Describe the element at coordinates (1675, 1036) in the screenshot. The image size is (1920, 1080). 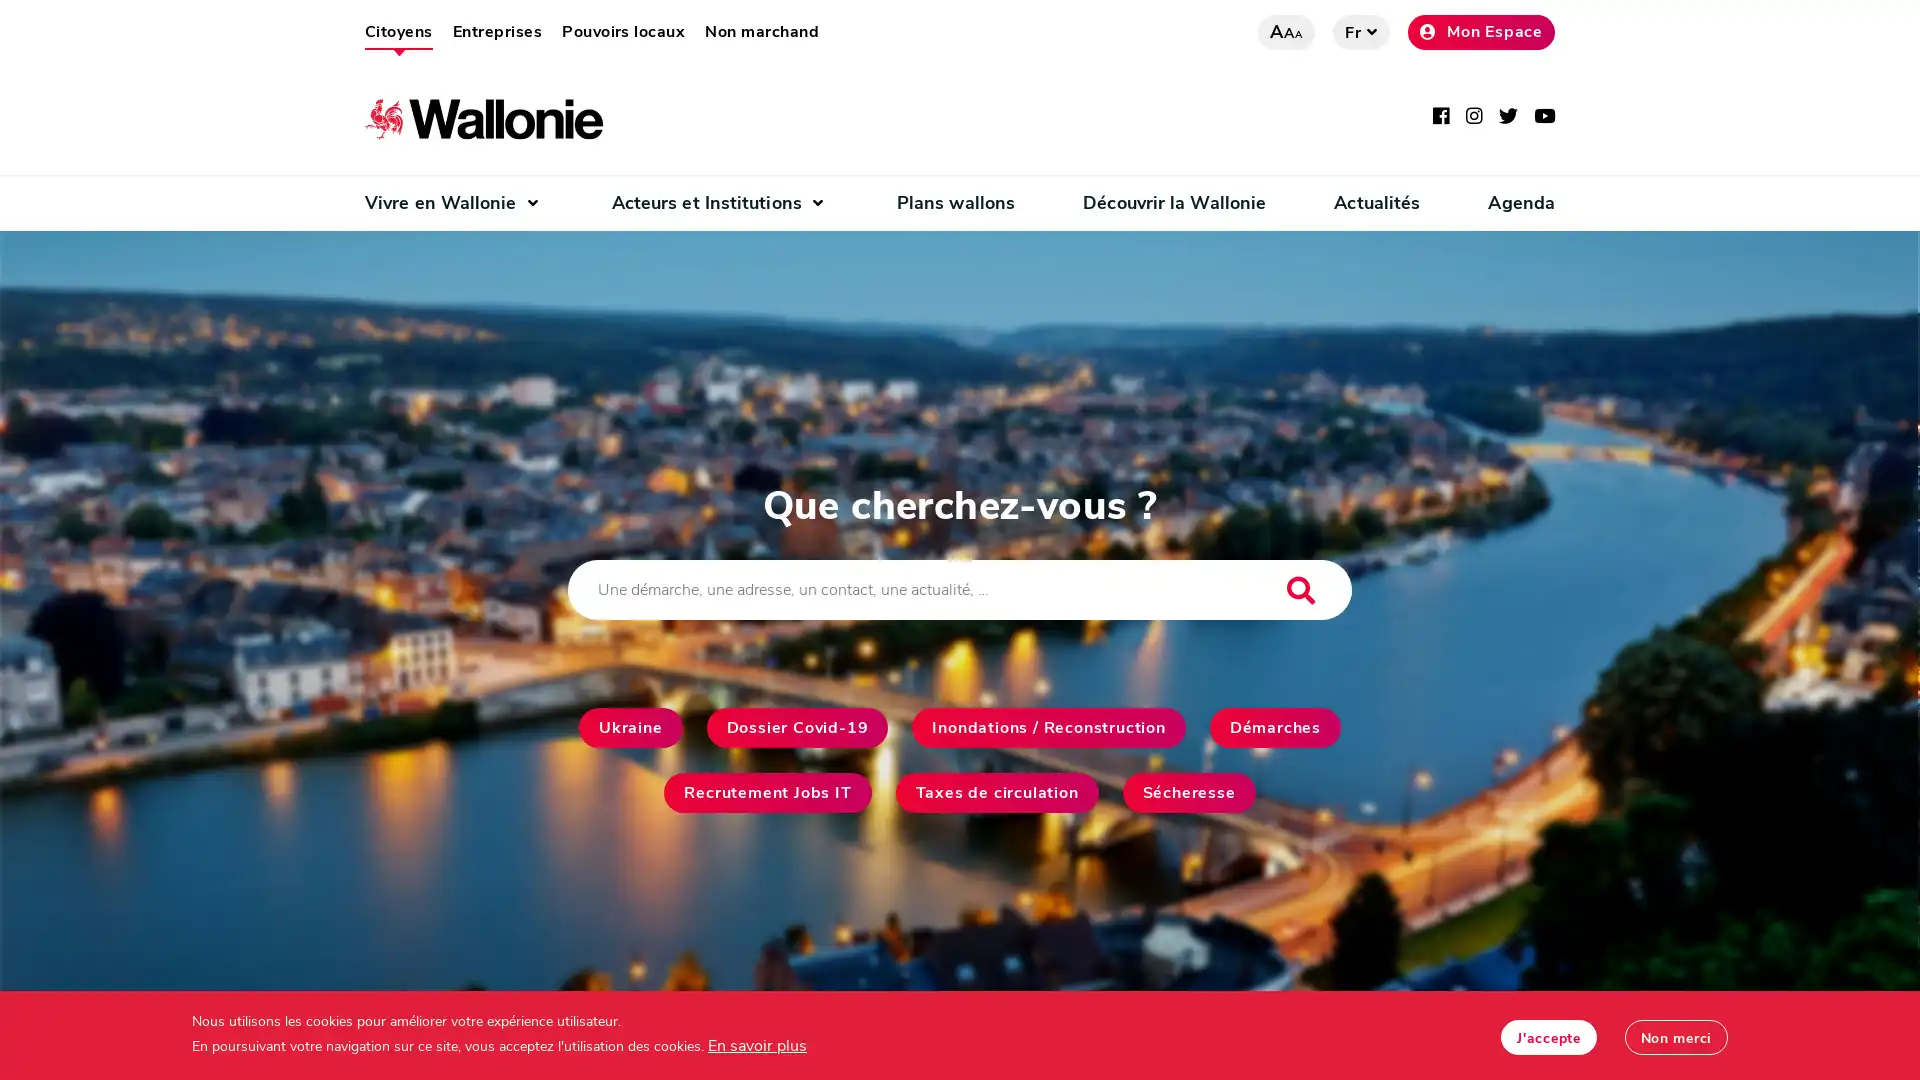
I see `Non merci` at that location.